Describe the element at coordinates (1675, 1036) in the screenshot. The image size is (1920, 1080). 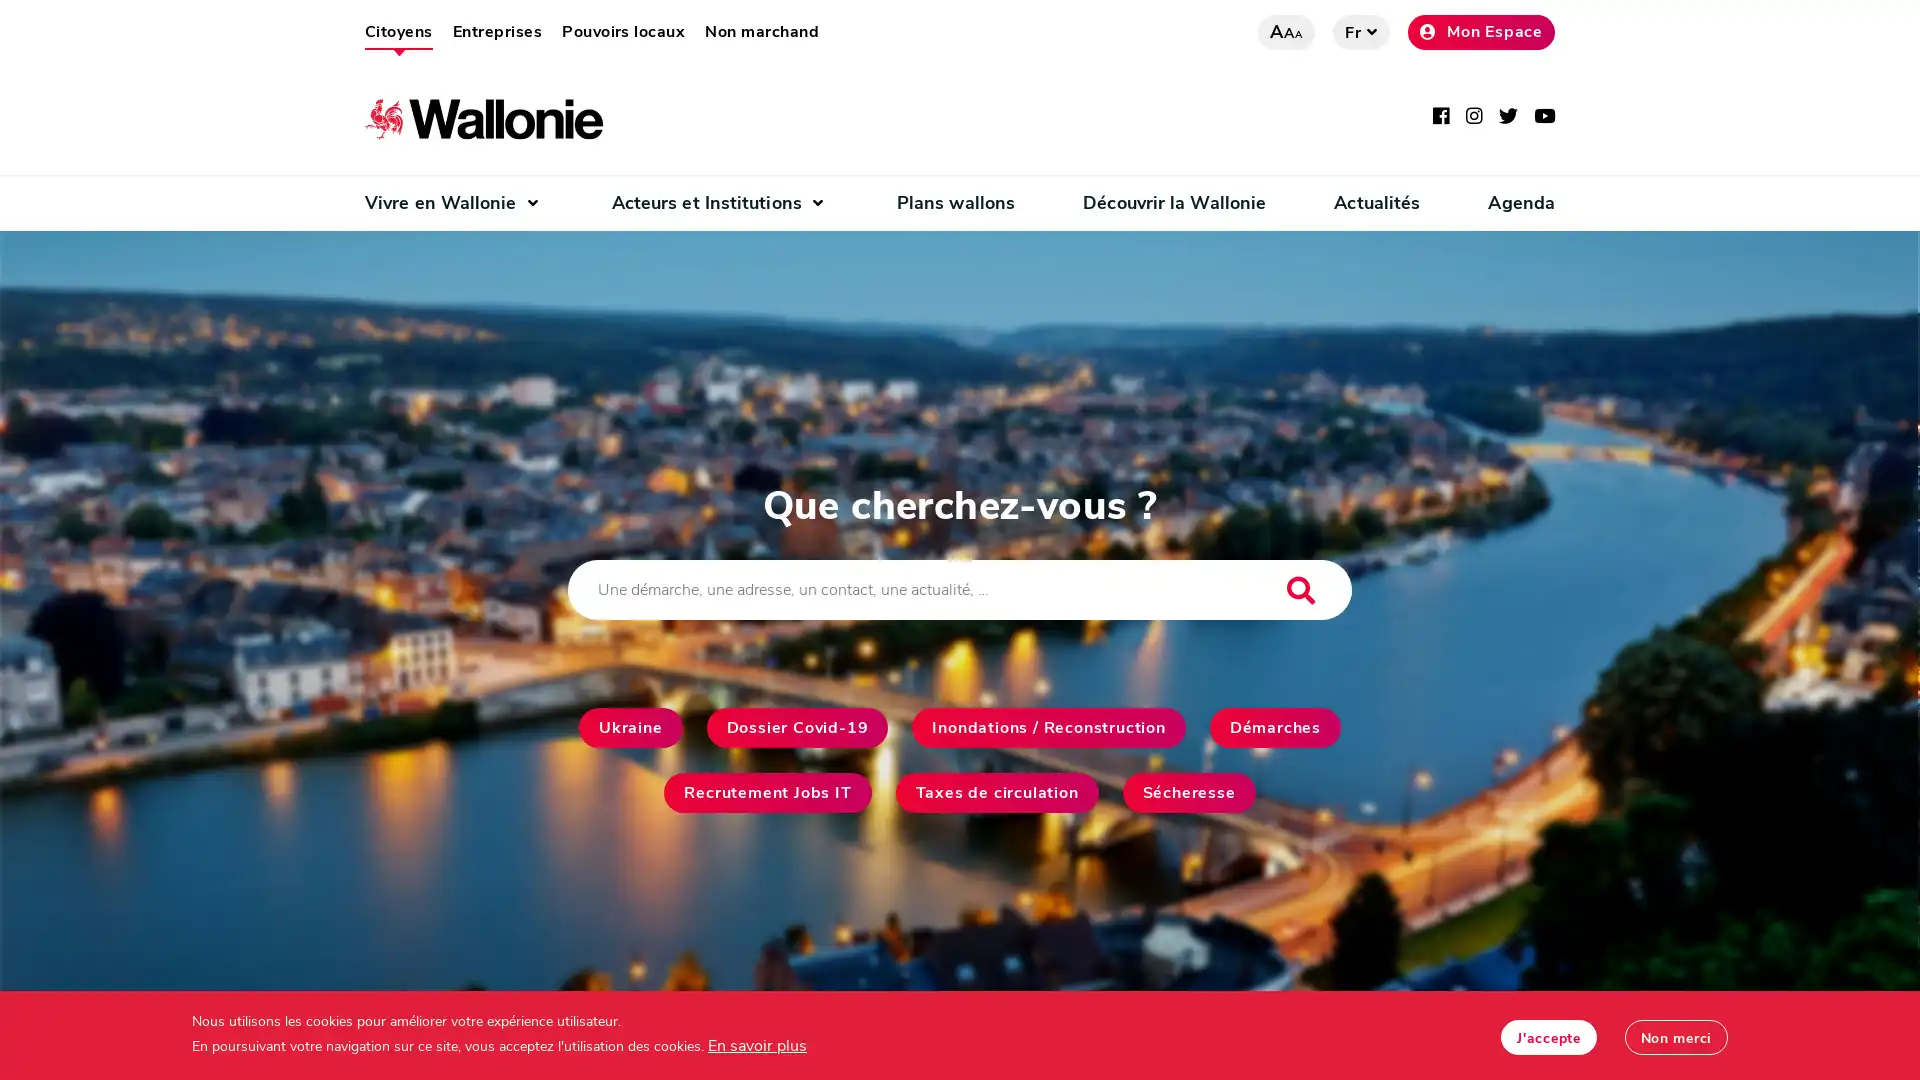
I see `Non merci` at that location.